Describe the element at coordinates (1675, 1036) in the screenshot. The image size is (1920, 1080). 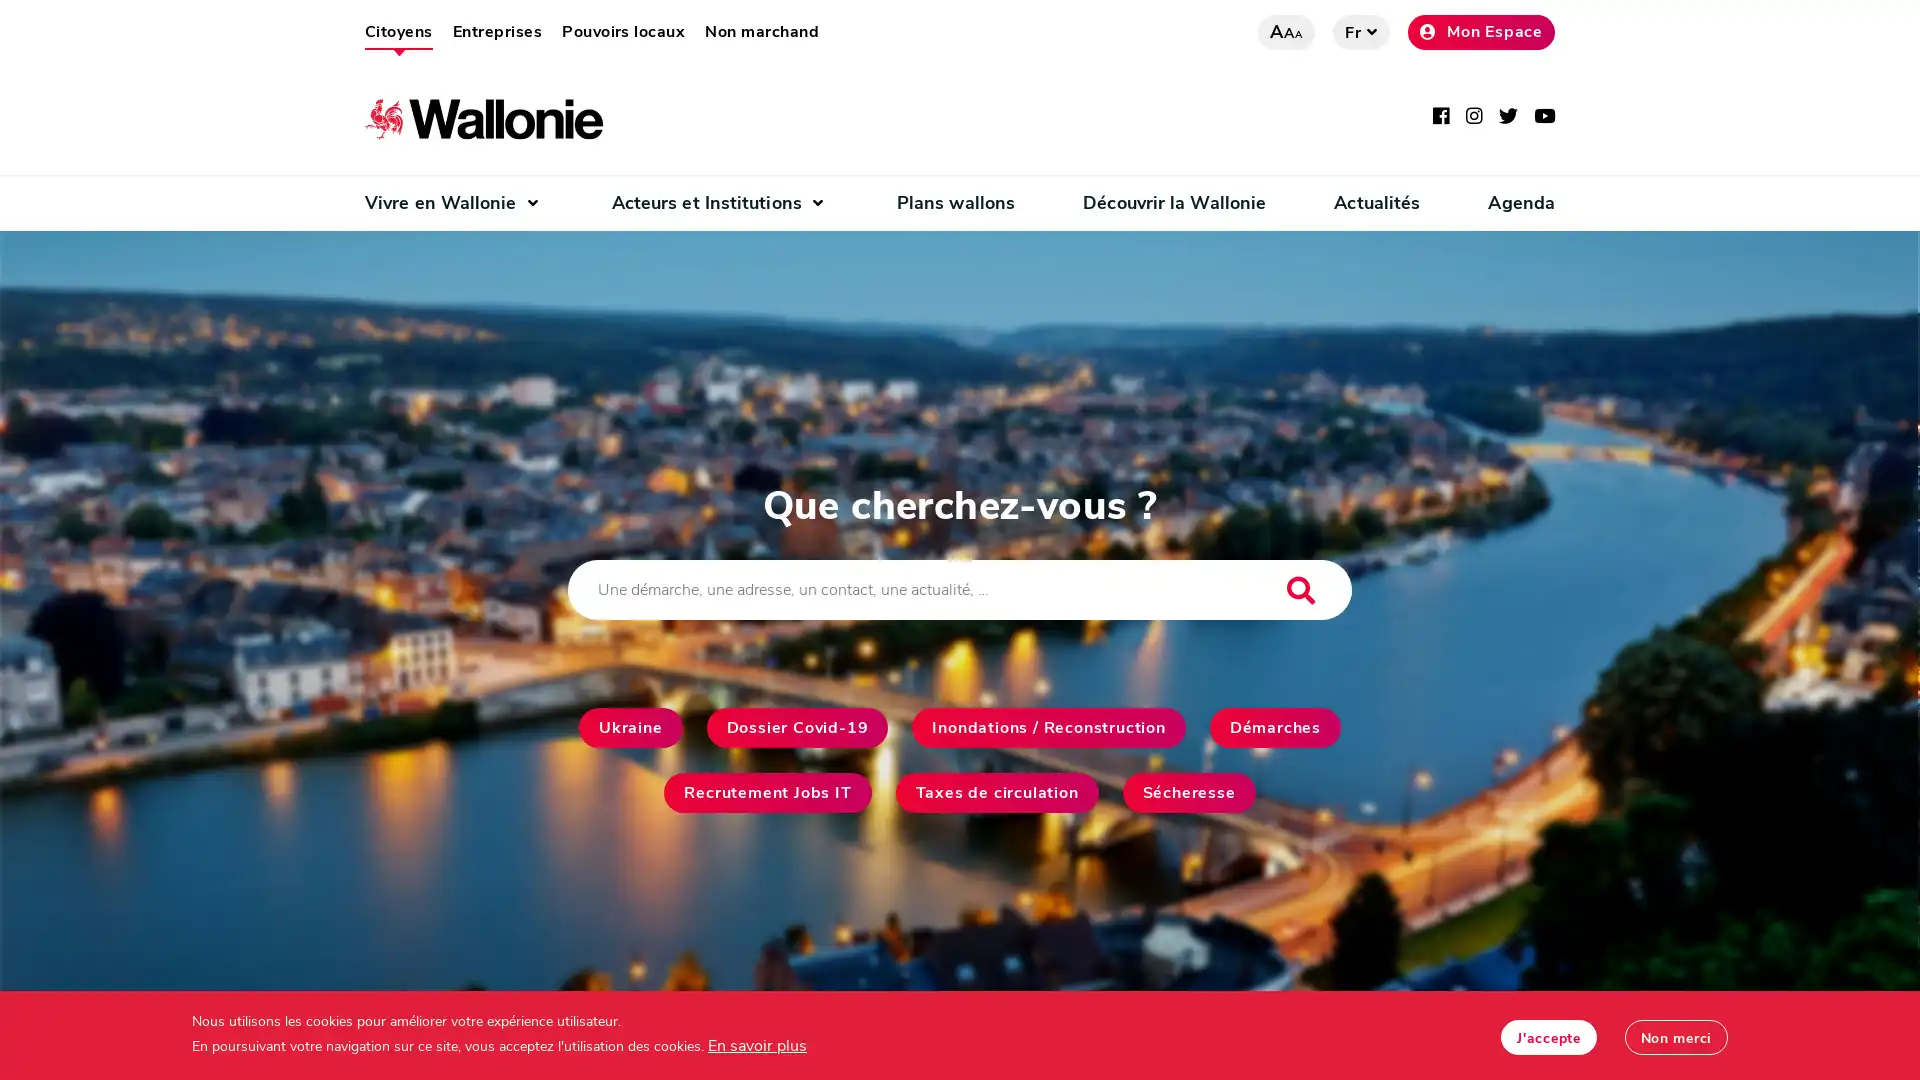
I see `Non merci` at that location.